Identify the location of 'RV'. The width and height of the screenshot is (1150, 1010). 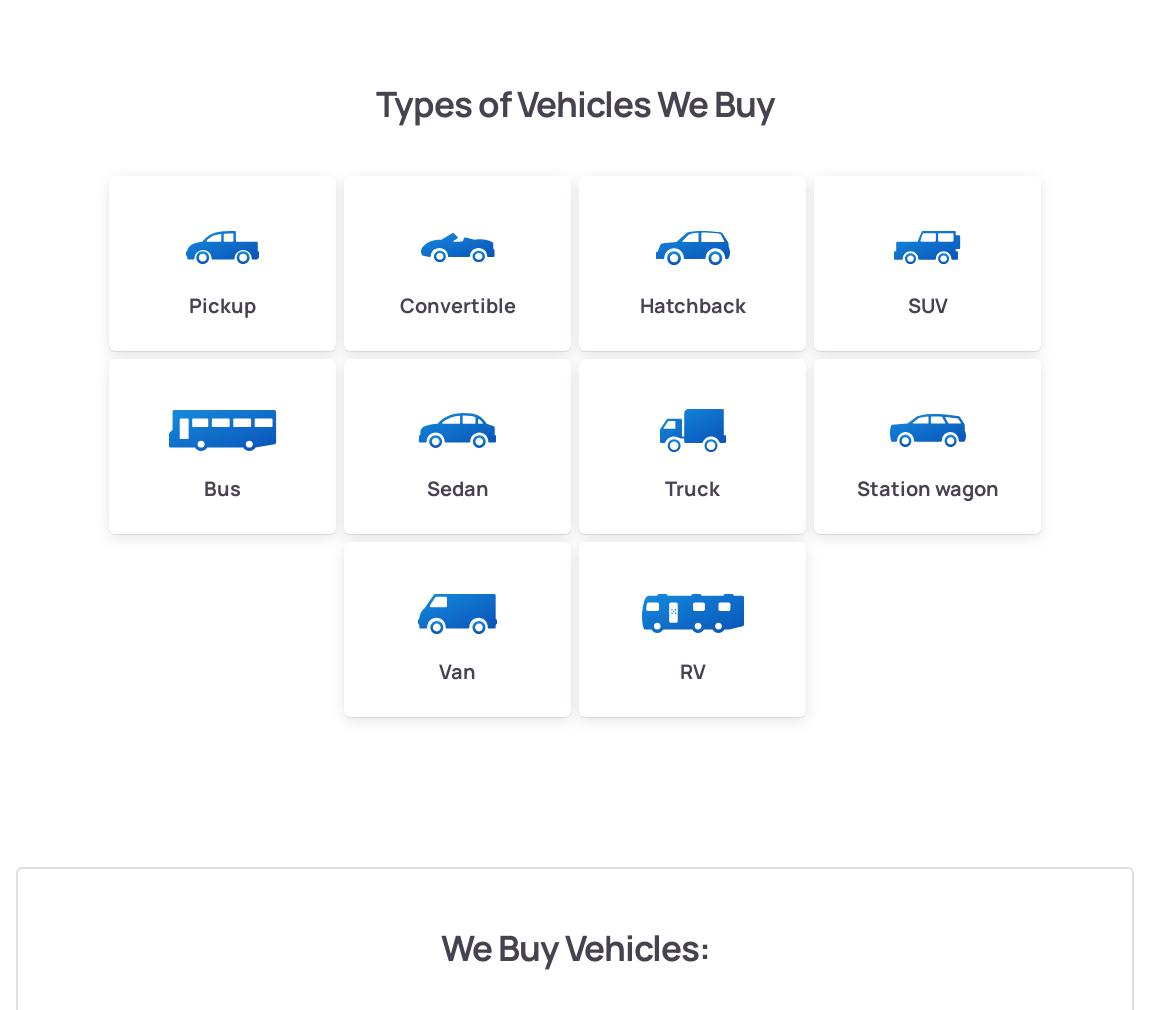
(690, 669).